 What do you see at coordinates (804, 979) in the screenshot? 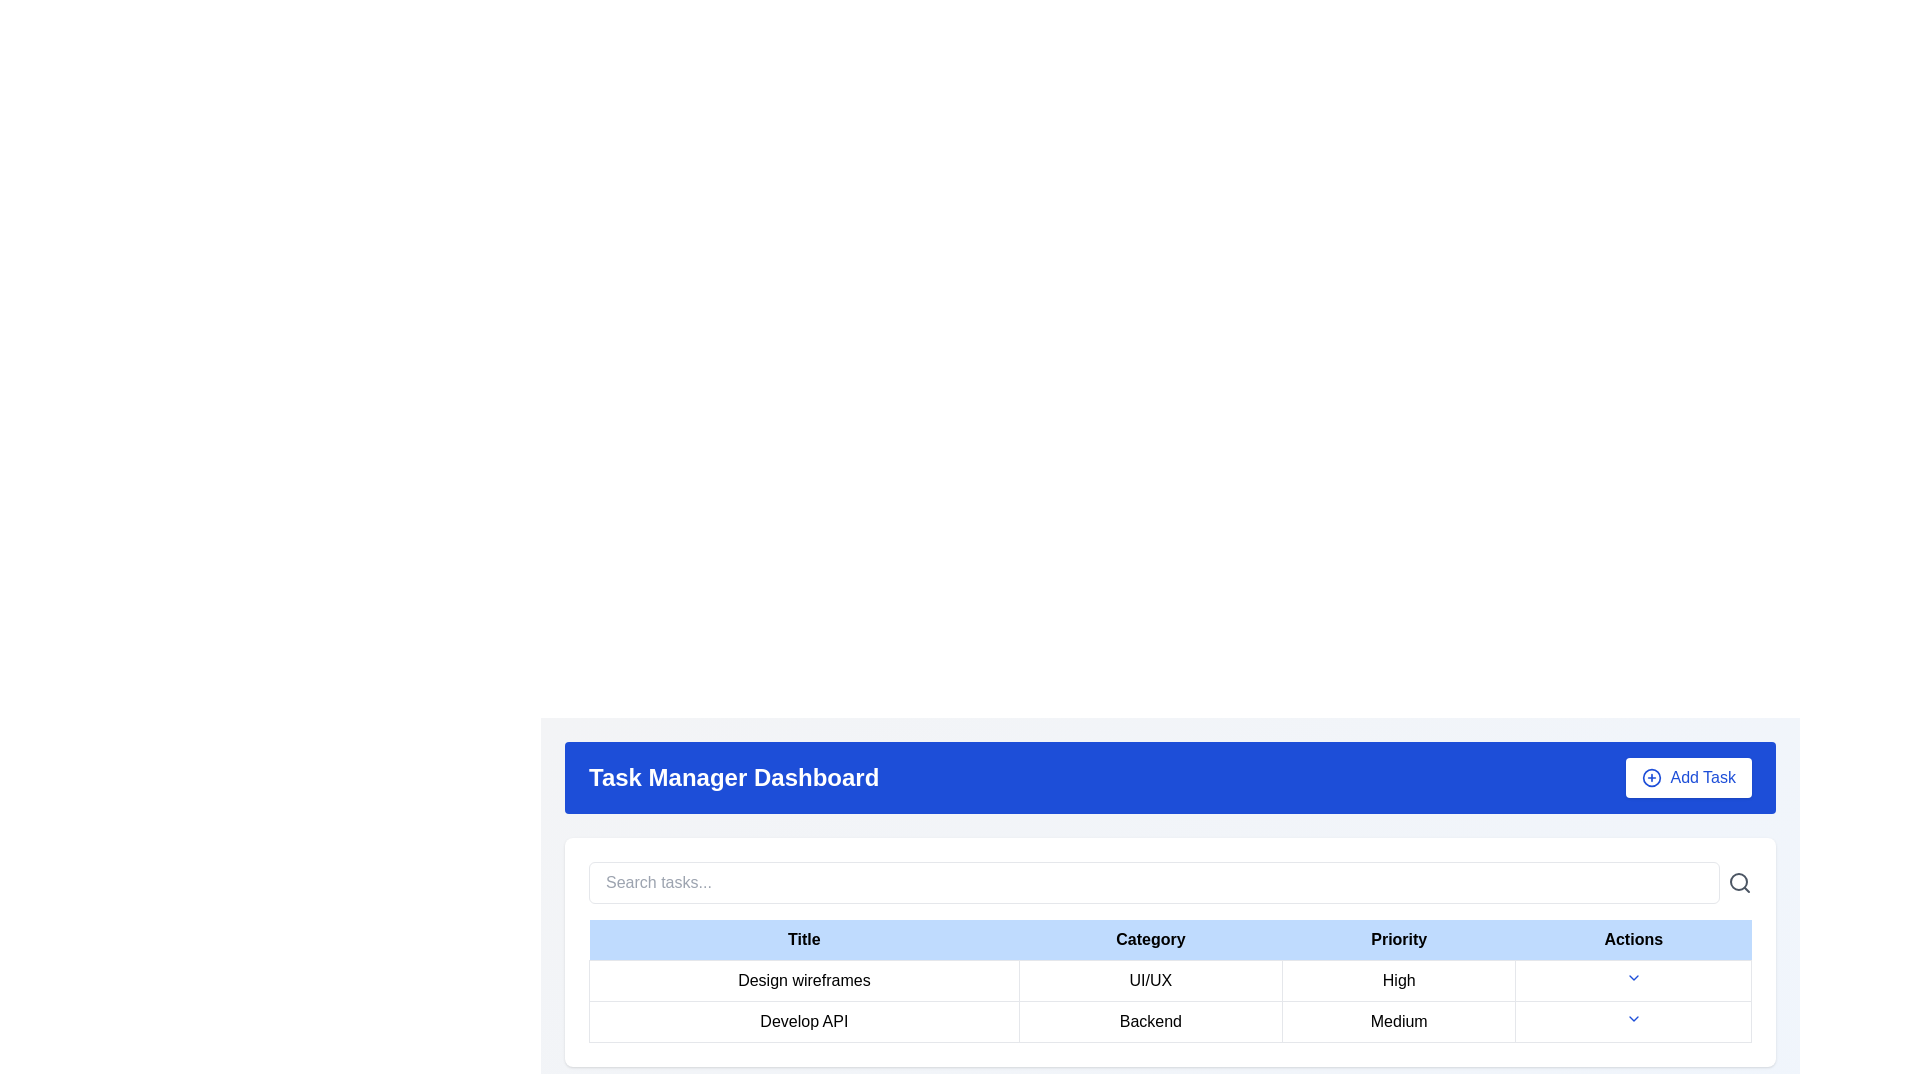
I see `the static text label that displays 'Design wireframes', which is the first item in the first row of a table under the 'Title' column` at bounding box center [804, 979].